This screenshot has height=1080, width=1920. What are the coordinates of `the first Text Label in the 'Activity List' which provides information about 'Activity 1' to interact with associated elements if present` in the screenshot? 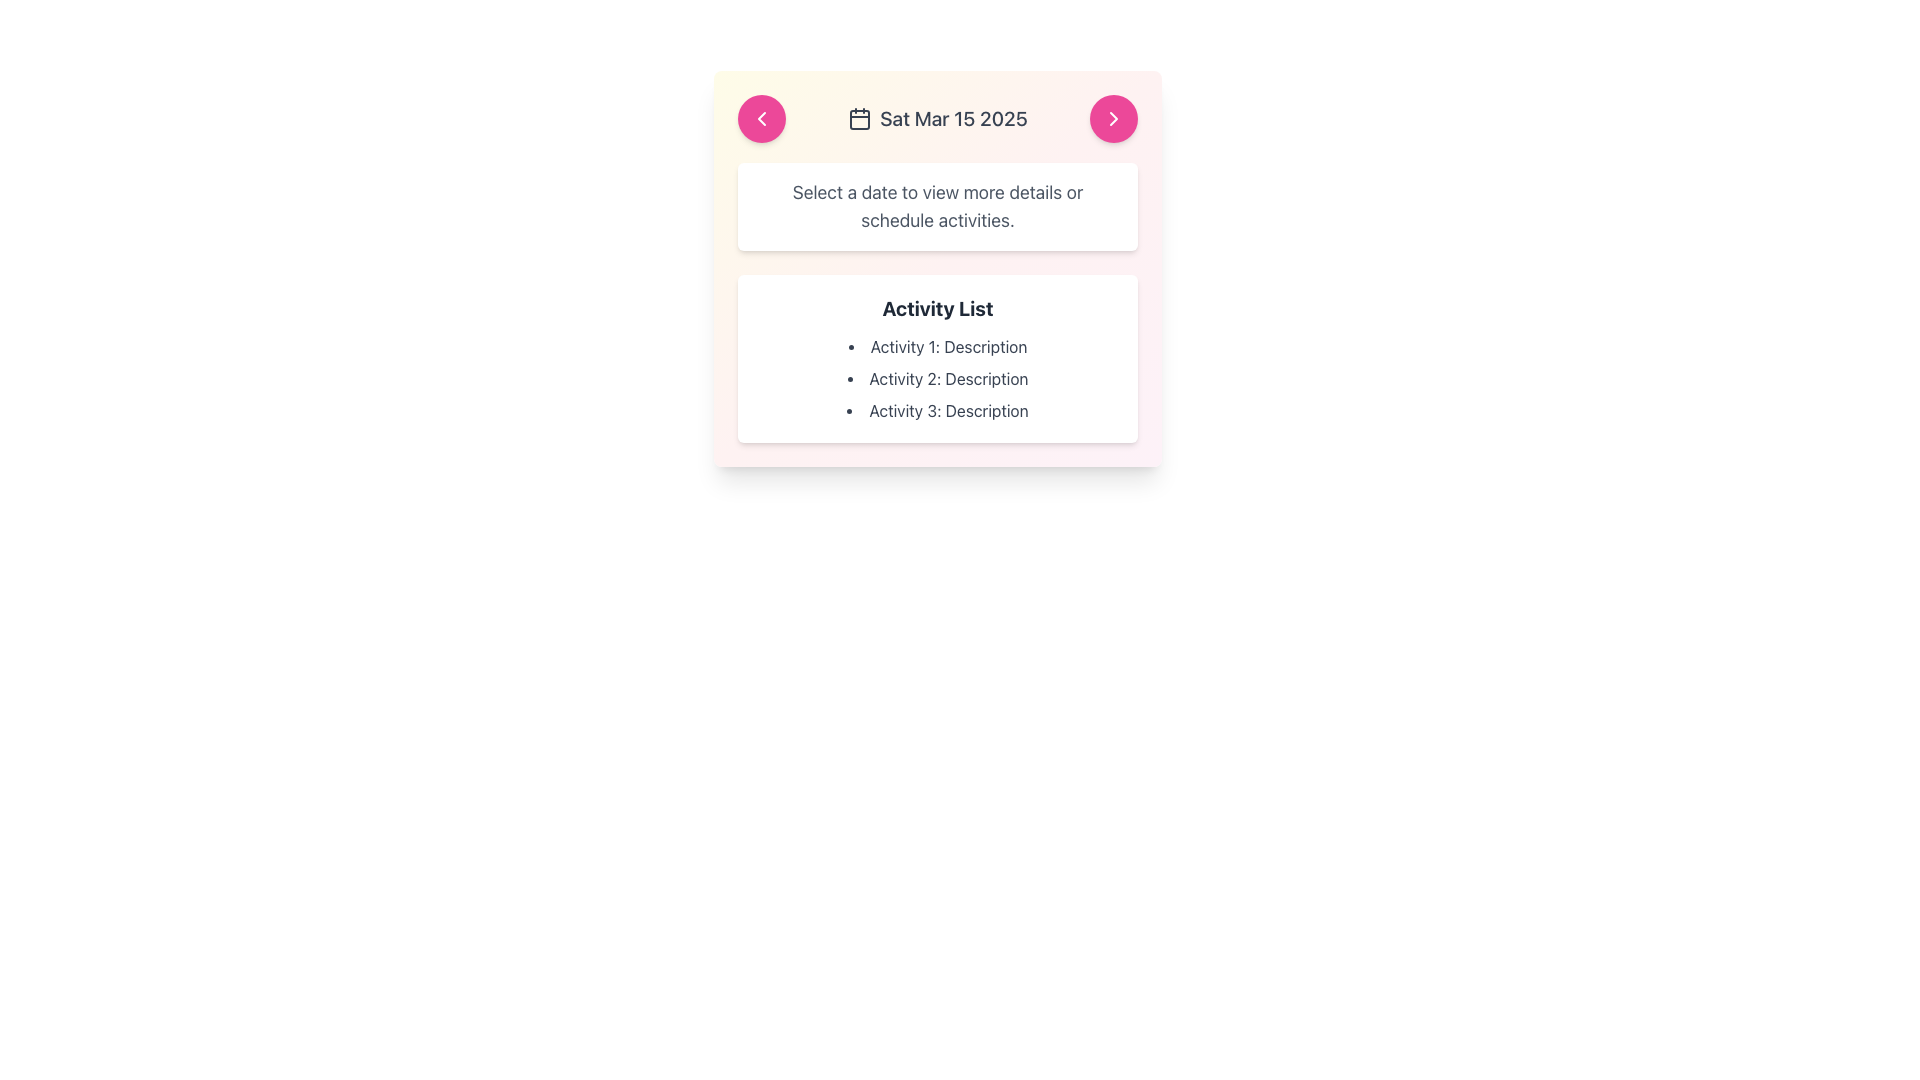 It's located at (936, 346).